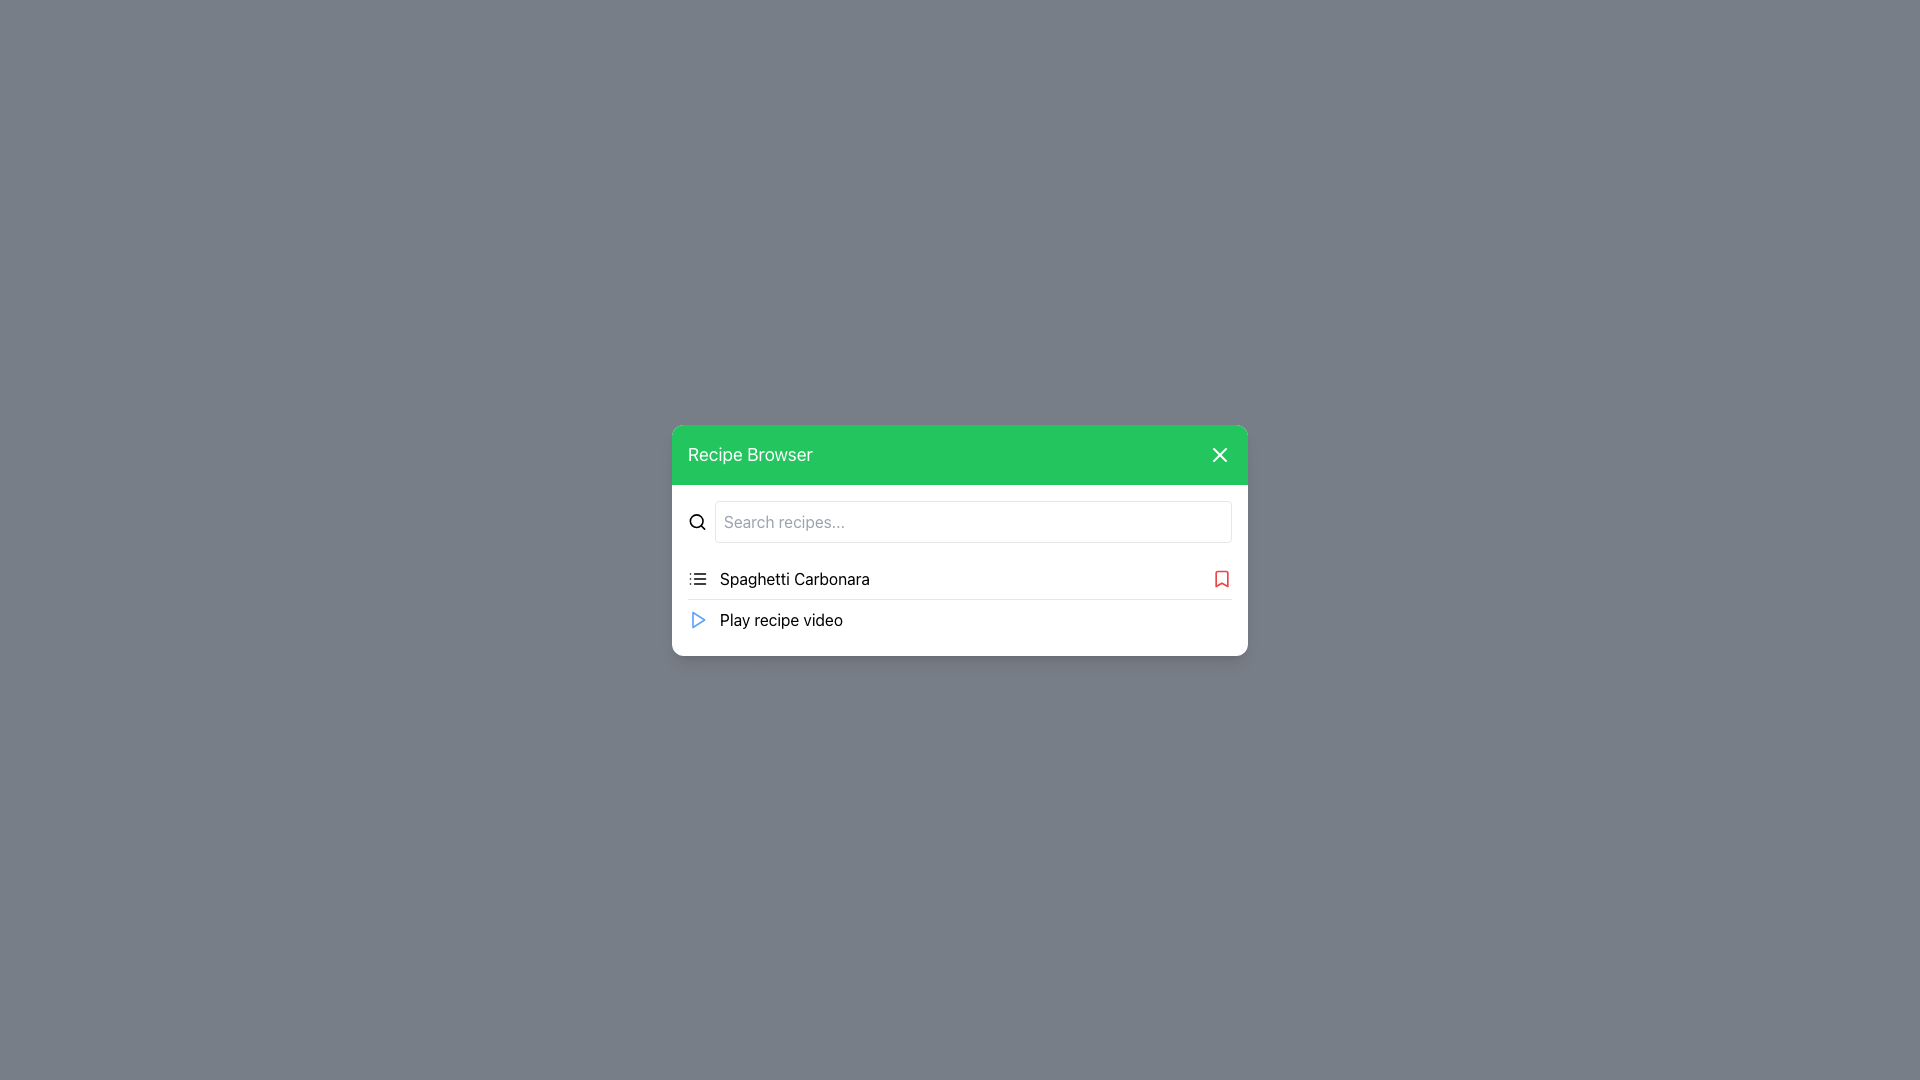 Image resolution: width=1920 pixels, height=1080 pixels. Describe the element at coordinates (1218, 454) in the screenshot. I see `the close button located at the top-right corner of the green header bar of the Recipe Browser interface` at that location.